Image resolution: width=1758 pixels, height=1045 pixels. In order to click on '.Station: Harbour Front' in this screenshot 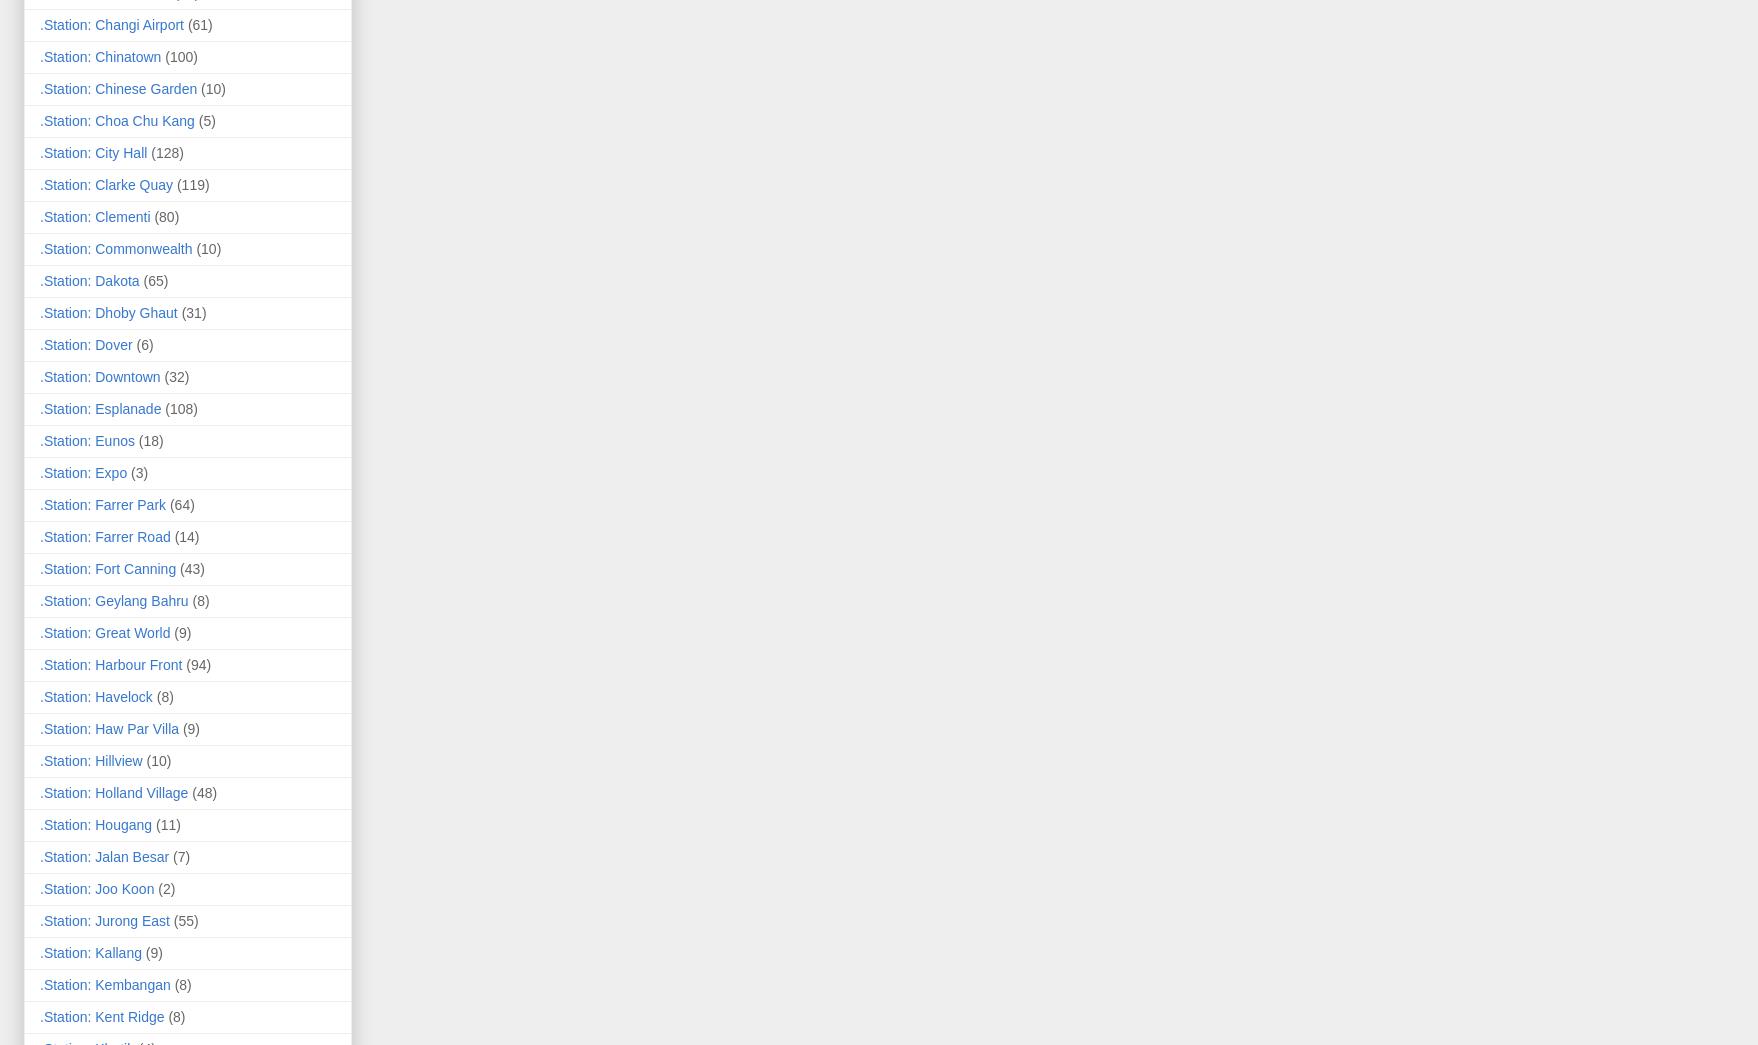, I will do `click(110, 663)`.